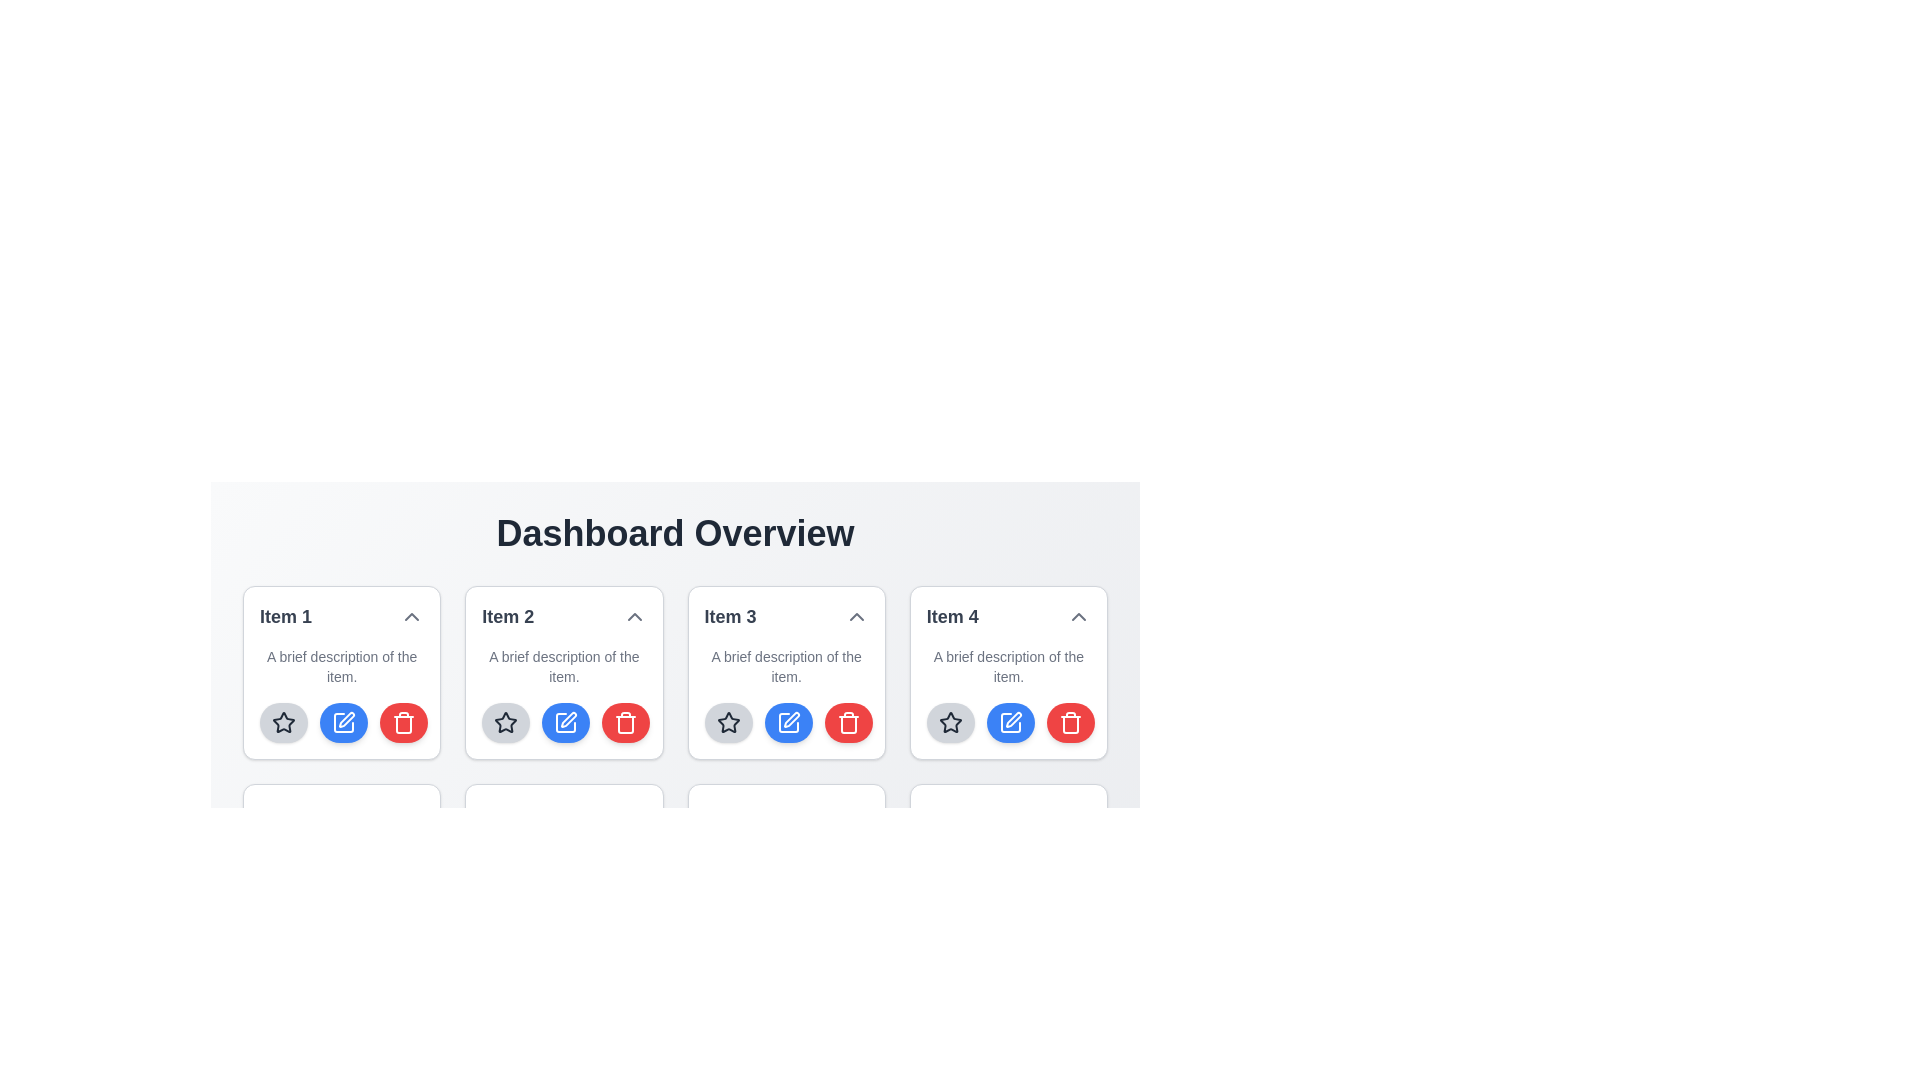 The height and width of the screenshot is (1080, 1920). What do you see at coordinates (1010, 722) in the screenshot?
I see `the icon button resembling a square with a missing bottom-right corner, located to the right of the star icon and to the left of the trash bin icon within the item card labeled 'Item 4', to initiate an edit action` at bounding box center [1010, 722].